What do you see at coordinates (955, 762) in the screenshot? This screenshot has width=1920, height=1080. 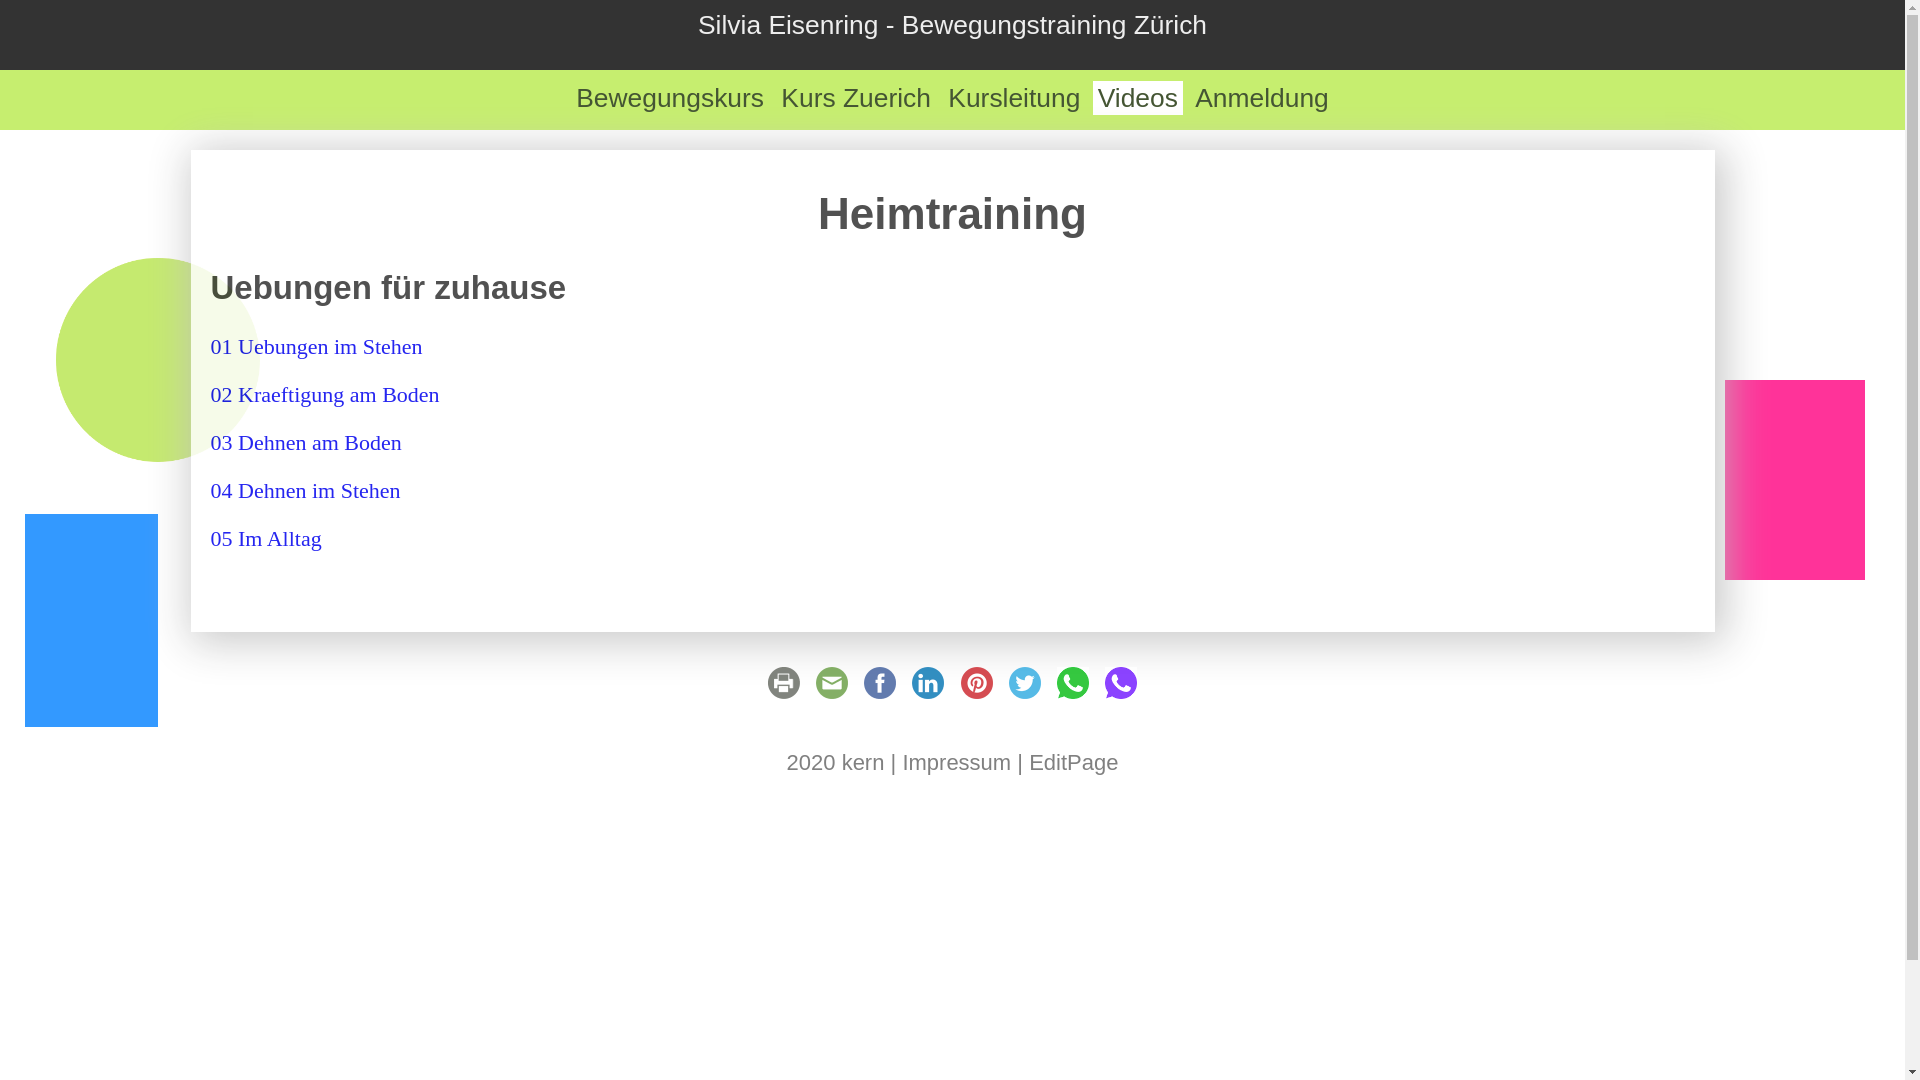 I see `'Impressum'` at bounding box center [955, 762].